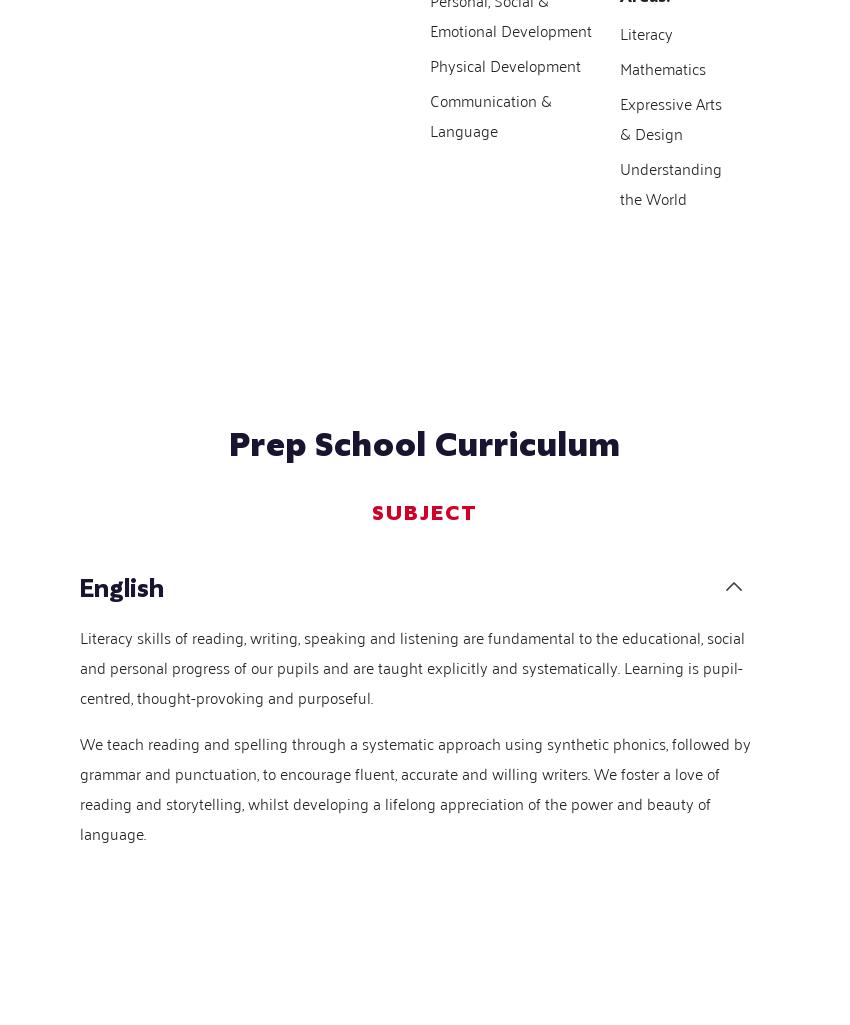 The image size is (850, 1025). Describe the element at coordinates (415, 786) in the screenshot. I see `'We teach reading and spelling through a systematic approach using synthetic phonics, followed by grammar and punctuation, to encourage fluent, accurate and willing writers. We foster a love of reading and storytelling, whilst developing a lifelong appreciation of the power and beauty of language.'` at that location.